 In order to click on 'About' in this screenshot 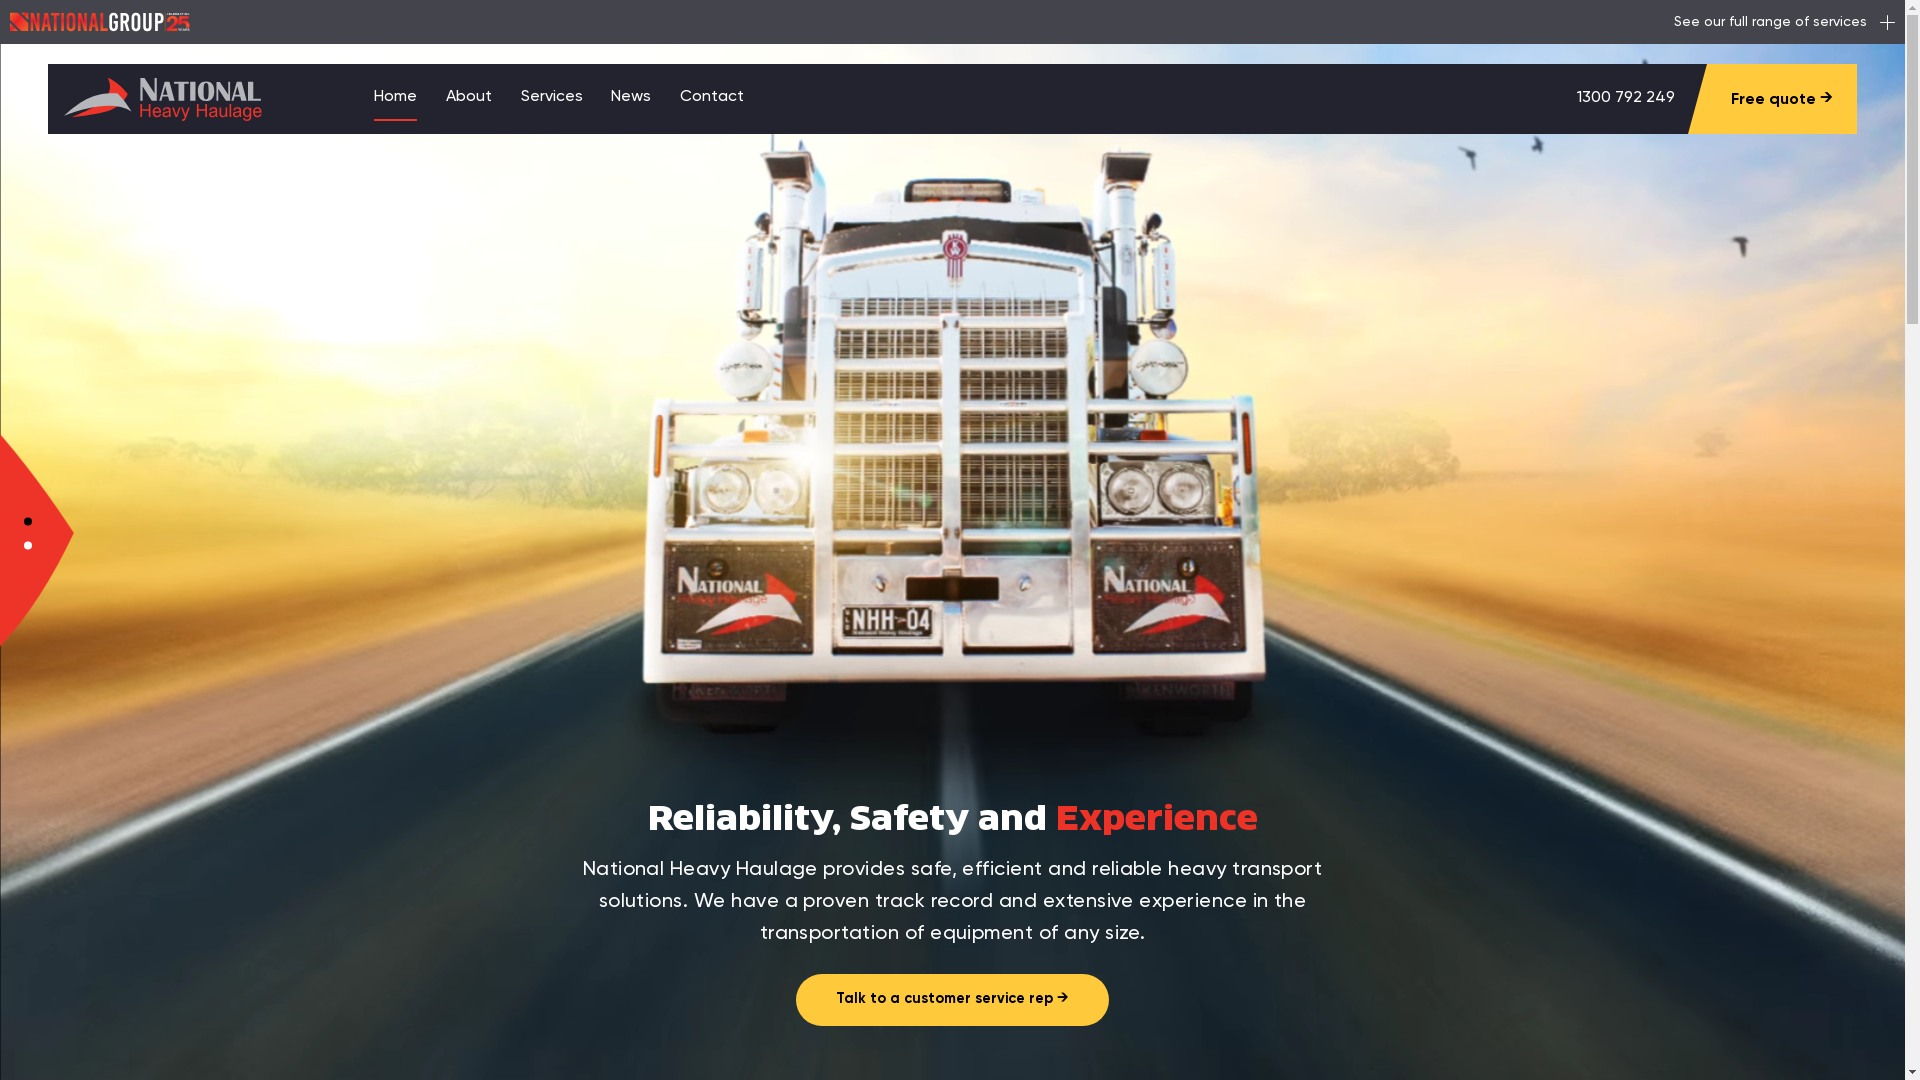, I will do `click(468, 97)`.